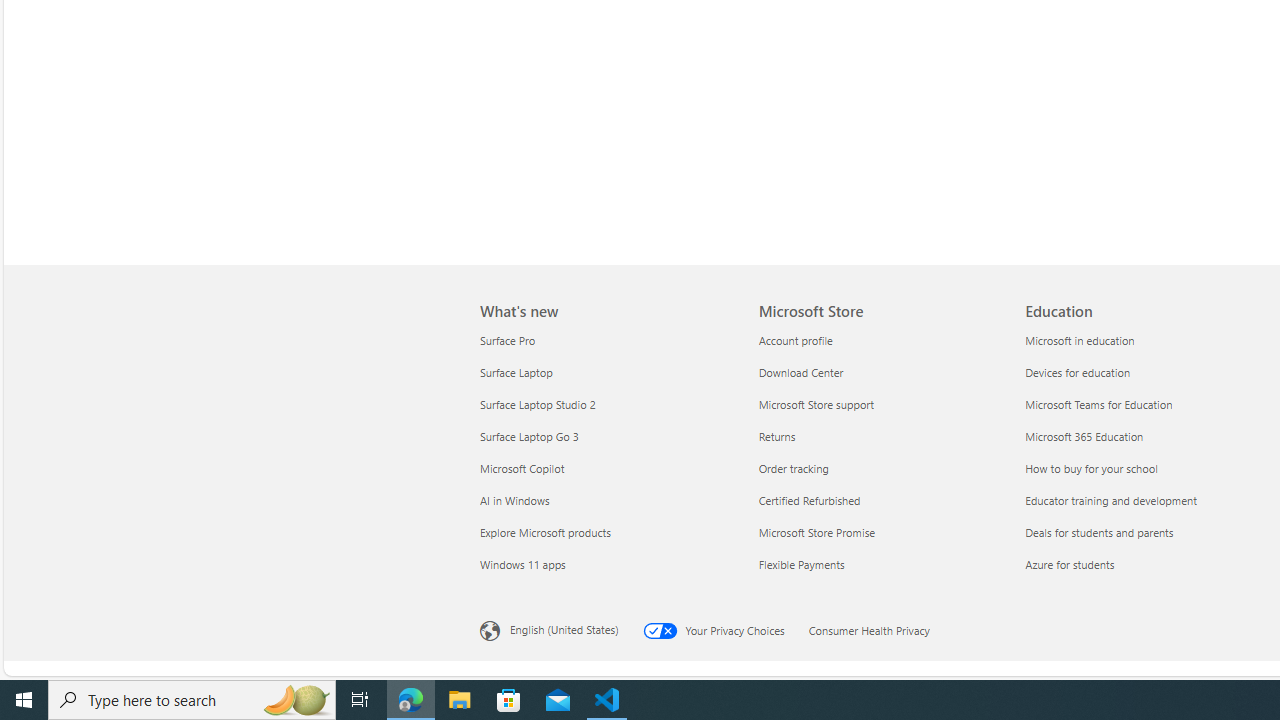 The height and width of the screenshot is (720, 1280). I want to click on 'Microsoft Copilot What', so click(522, 468).